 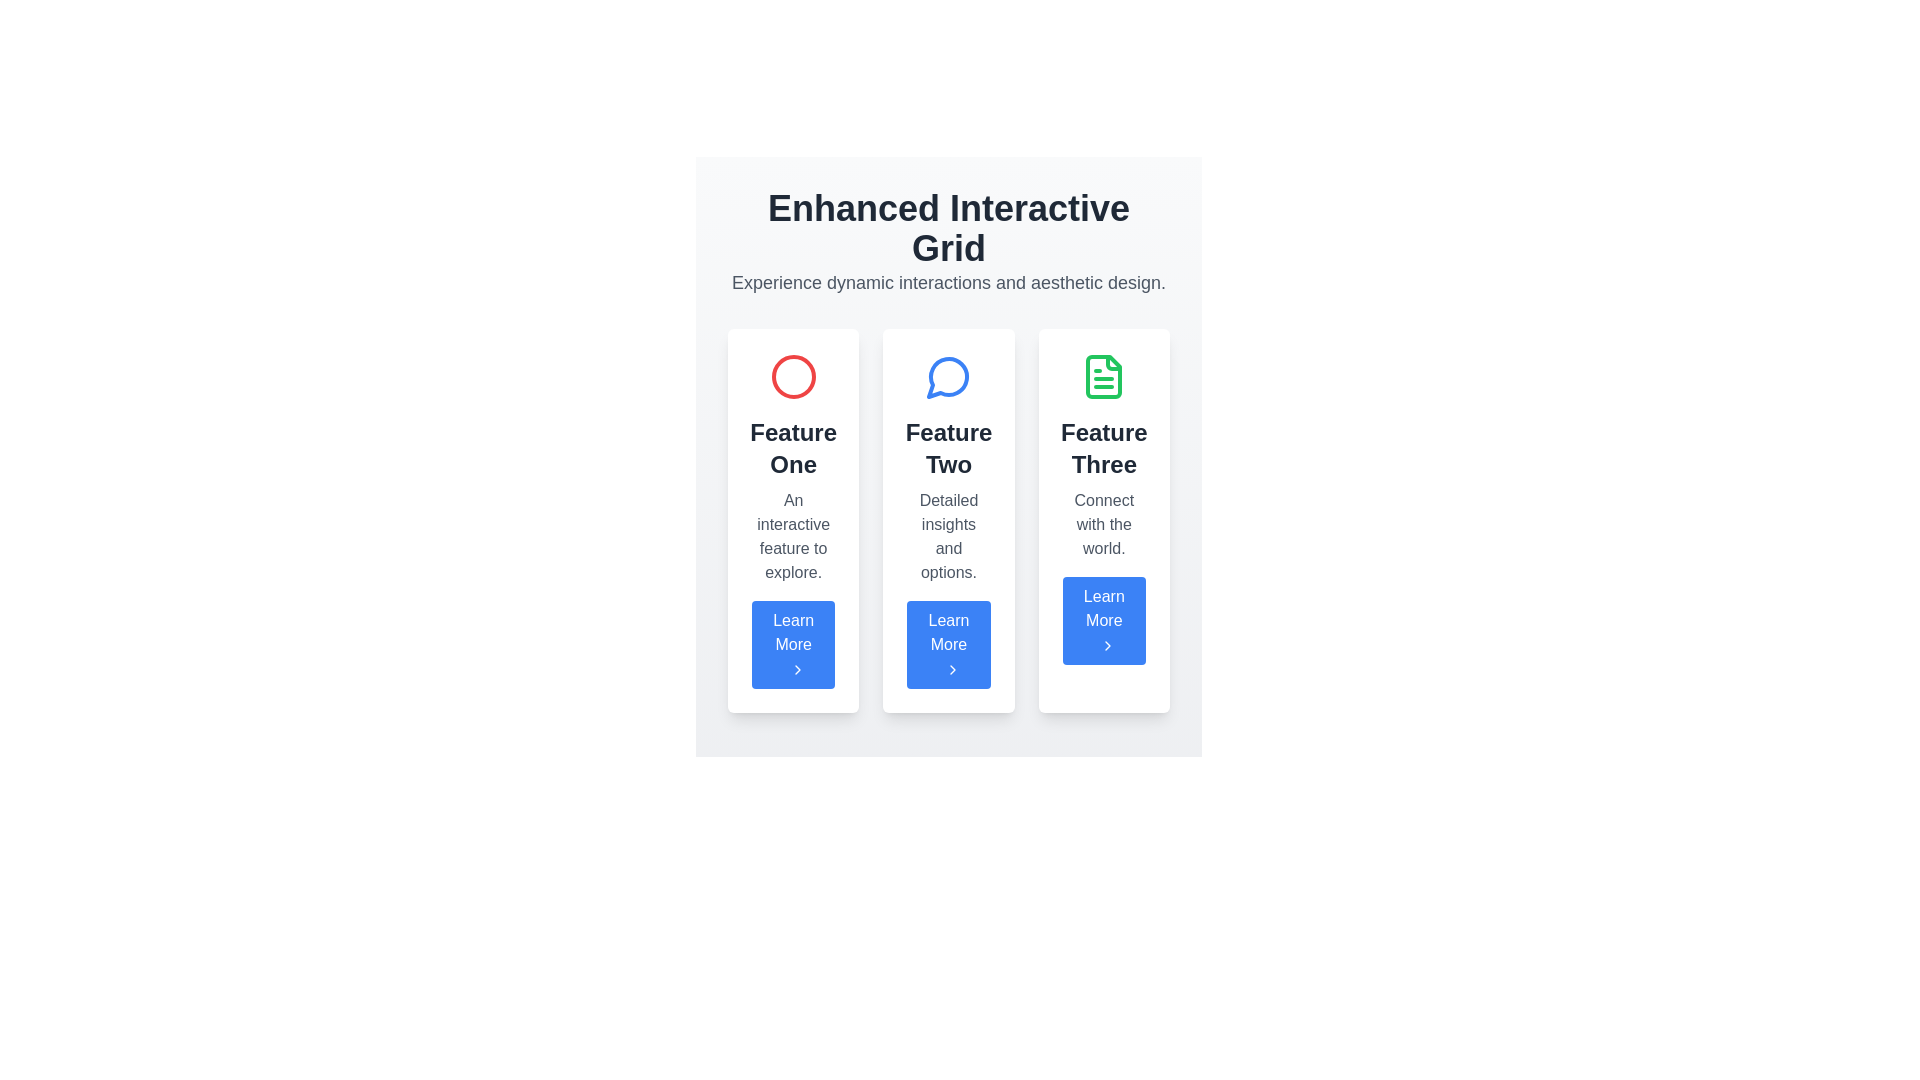 What do you see at coordinates (1103, 447) in the screenshot?
I see `the text label 'Feature Three', which is styled in bold and prominently larger than the surrounding text, positioned centrally in the last card above the descriptive text 'Connect with the world'` at bounding box center [1103, 447].